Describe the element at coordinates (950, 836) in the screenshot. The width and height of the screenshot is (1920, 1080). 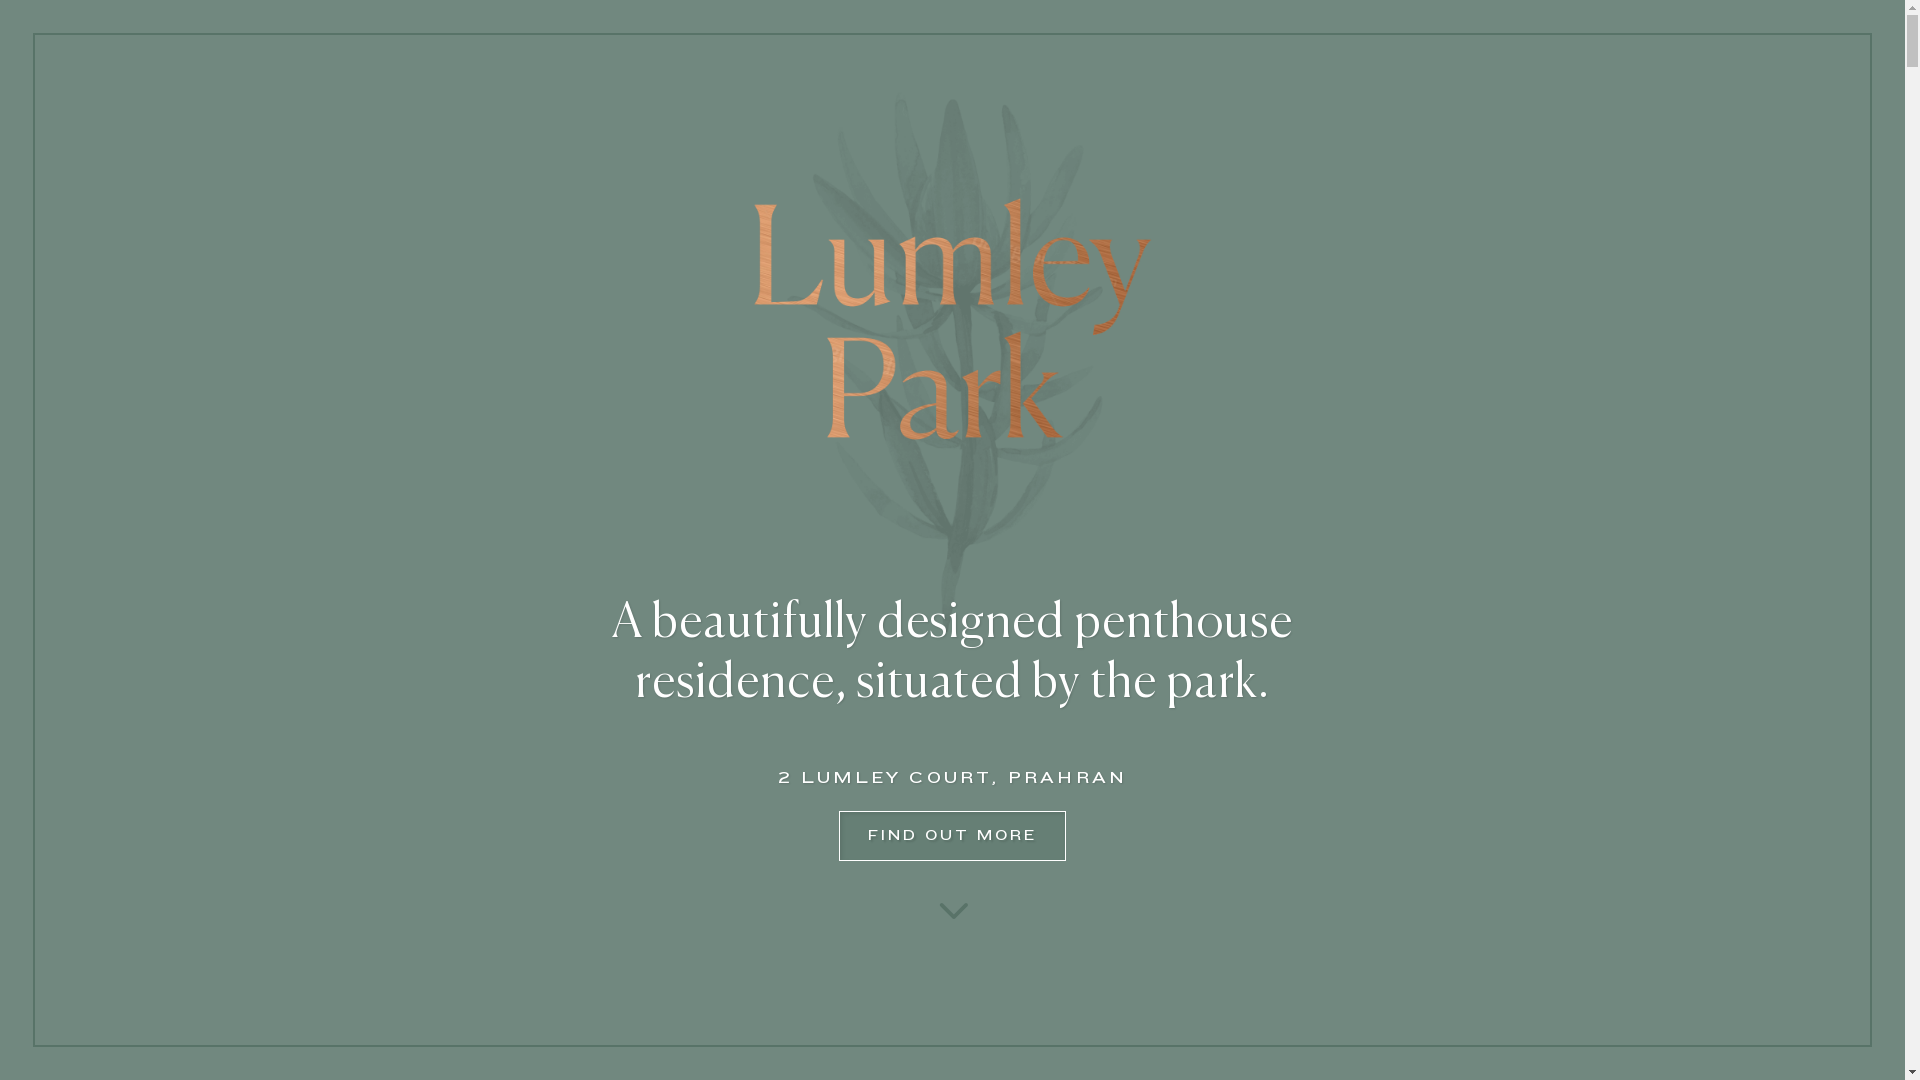
I see `'FIND OUT MORE'` at that location.